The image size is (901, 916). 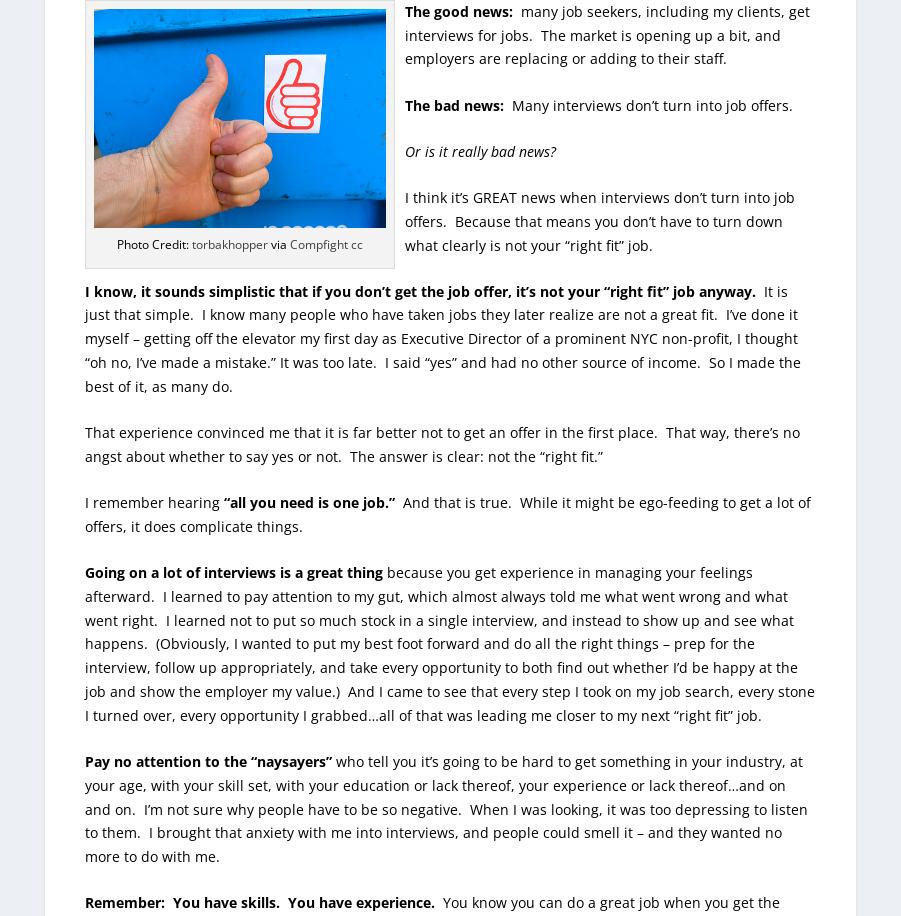 I want to click on 'because you get experience in managing your feelings afterward.  I learned to pay attention to my gut, which almost always told me what went wrong and what went right.  I learned not to put so much stock in a single interview, and instead to show up and see what happens.  (Obviously, I wanted to put my best foot forward and do all the right things – prep for the interview, follow up appropriately, and take every opportunity to both find out whether I’d be happy at the job and show the employer my value.)  And I came to see that every step I took on my job search, every stone I turned over, every opportunity I grabbed…all of that was leading me closer to my next “right fit” job.', so click(x=448, y=642).